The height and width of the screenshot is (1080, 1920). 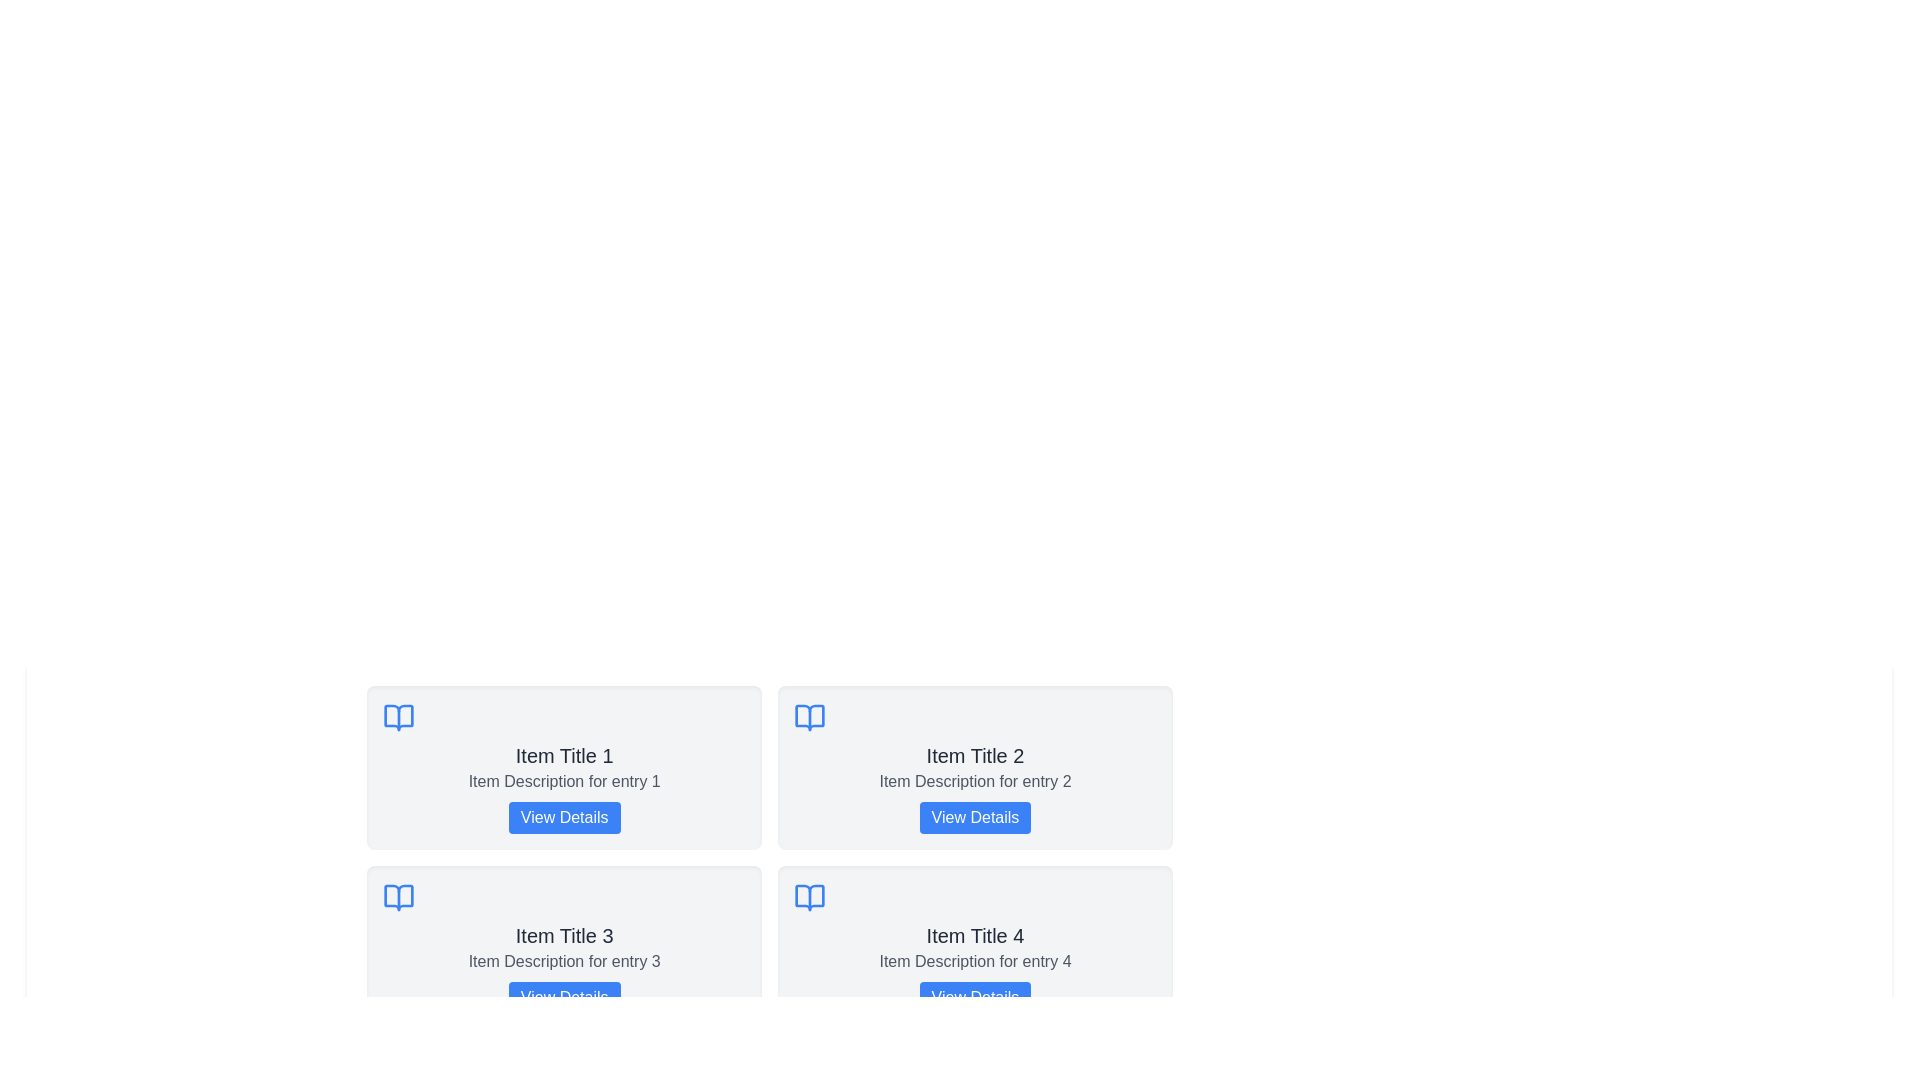 I want to click on the text element providing additional descriptive information about entry 4, which is located below 'Item Title 4' and above the 'View Details' button in the card layout, so click(x=975, y=960).